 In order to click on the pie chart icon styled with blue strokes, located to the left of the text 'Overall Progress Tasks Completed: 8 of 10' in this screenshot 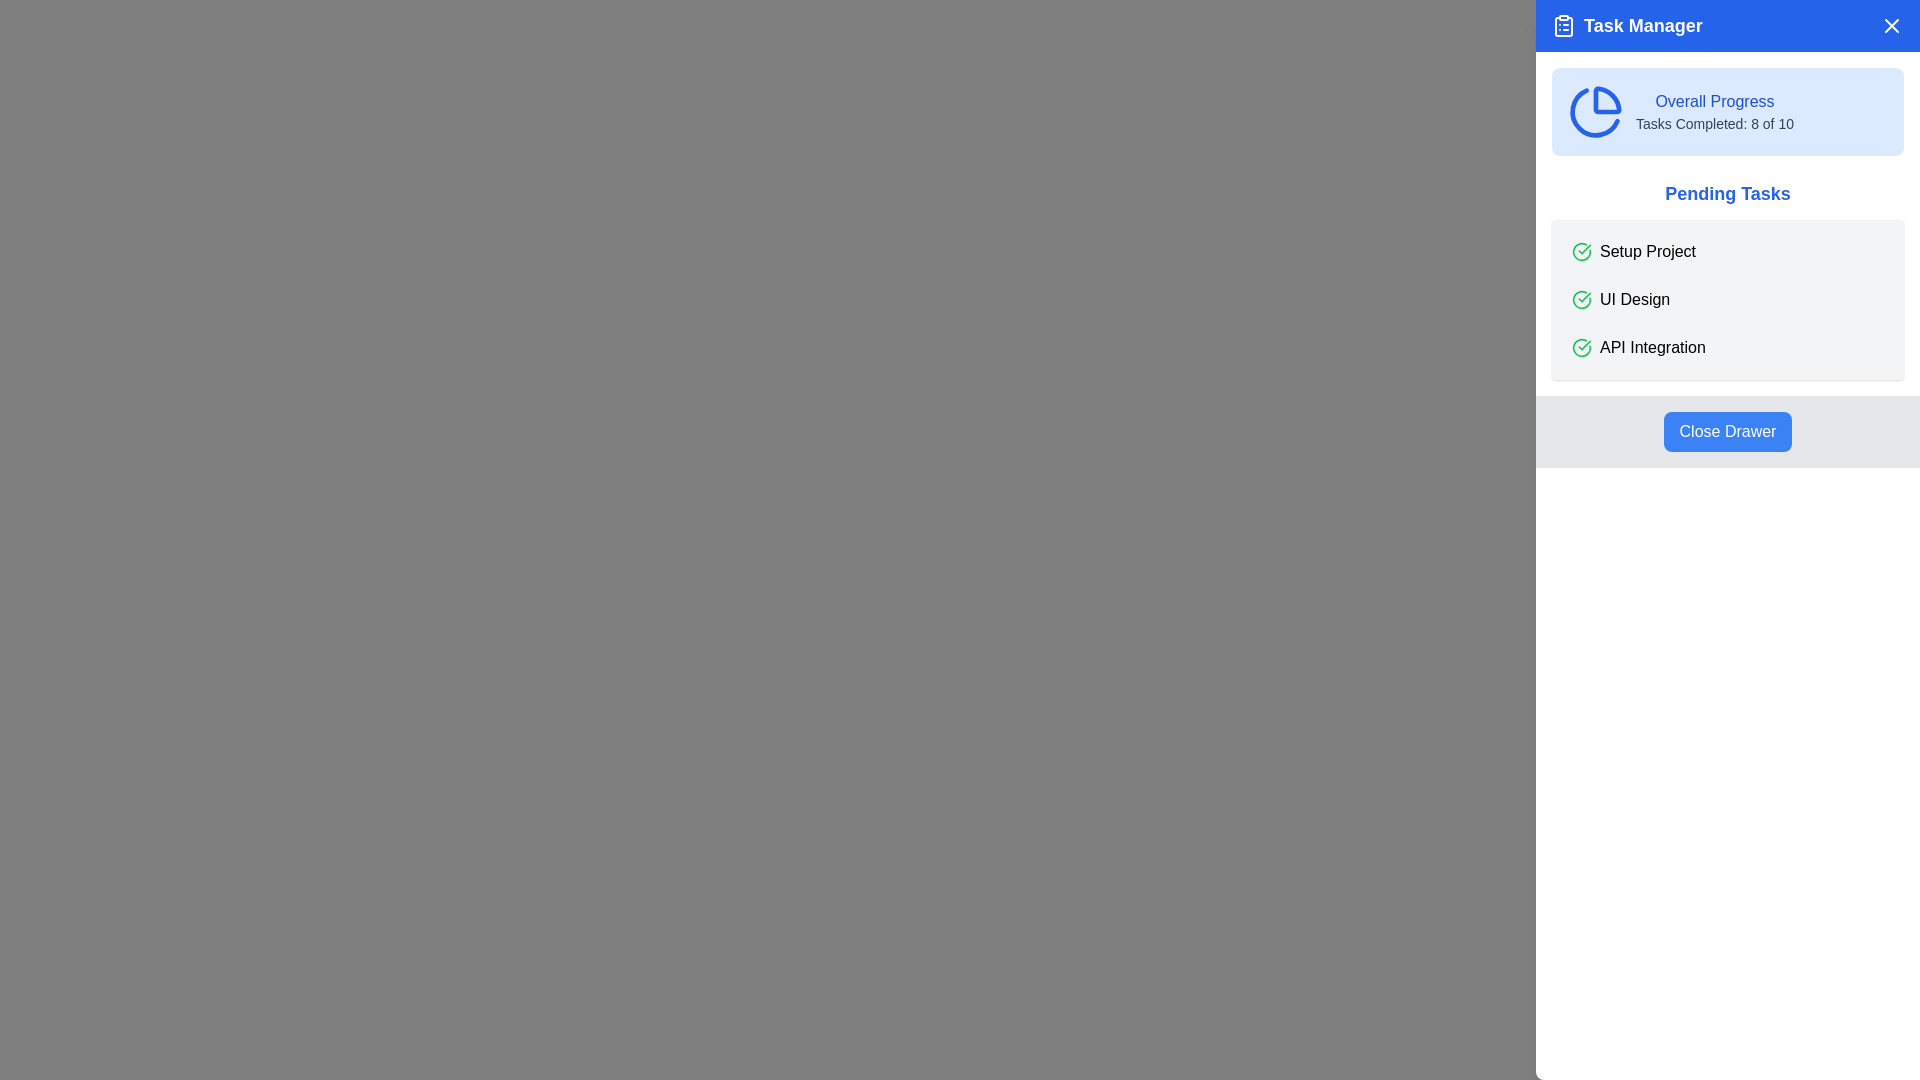, I will do `click(1595, 111)`.